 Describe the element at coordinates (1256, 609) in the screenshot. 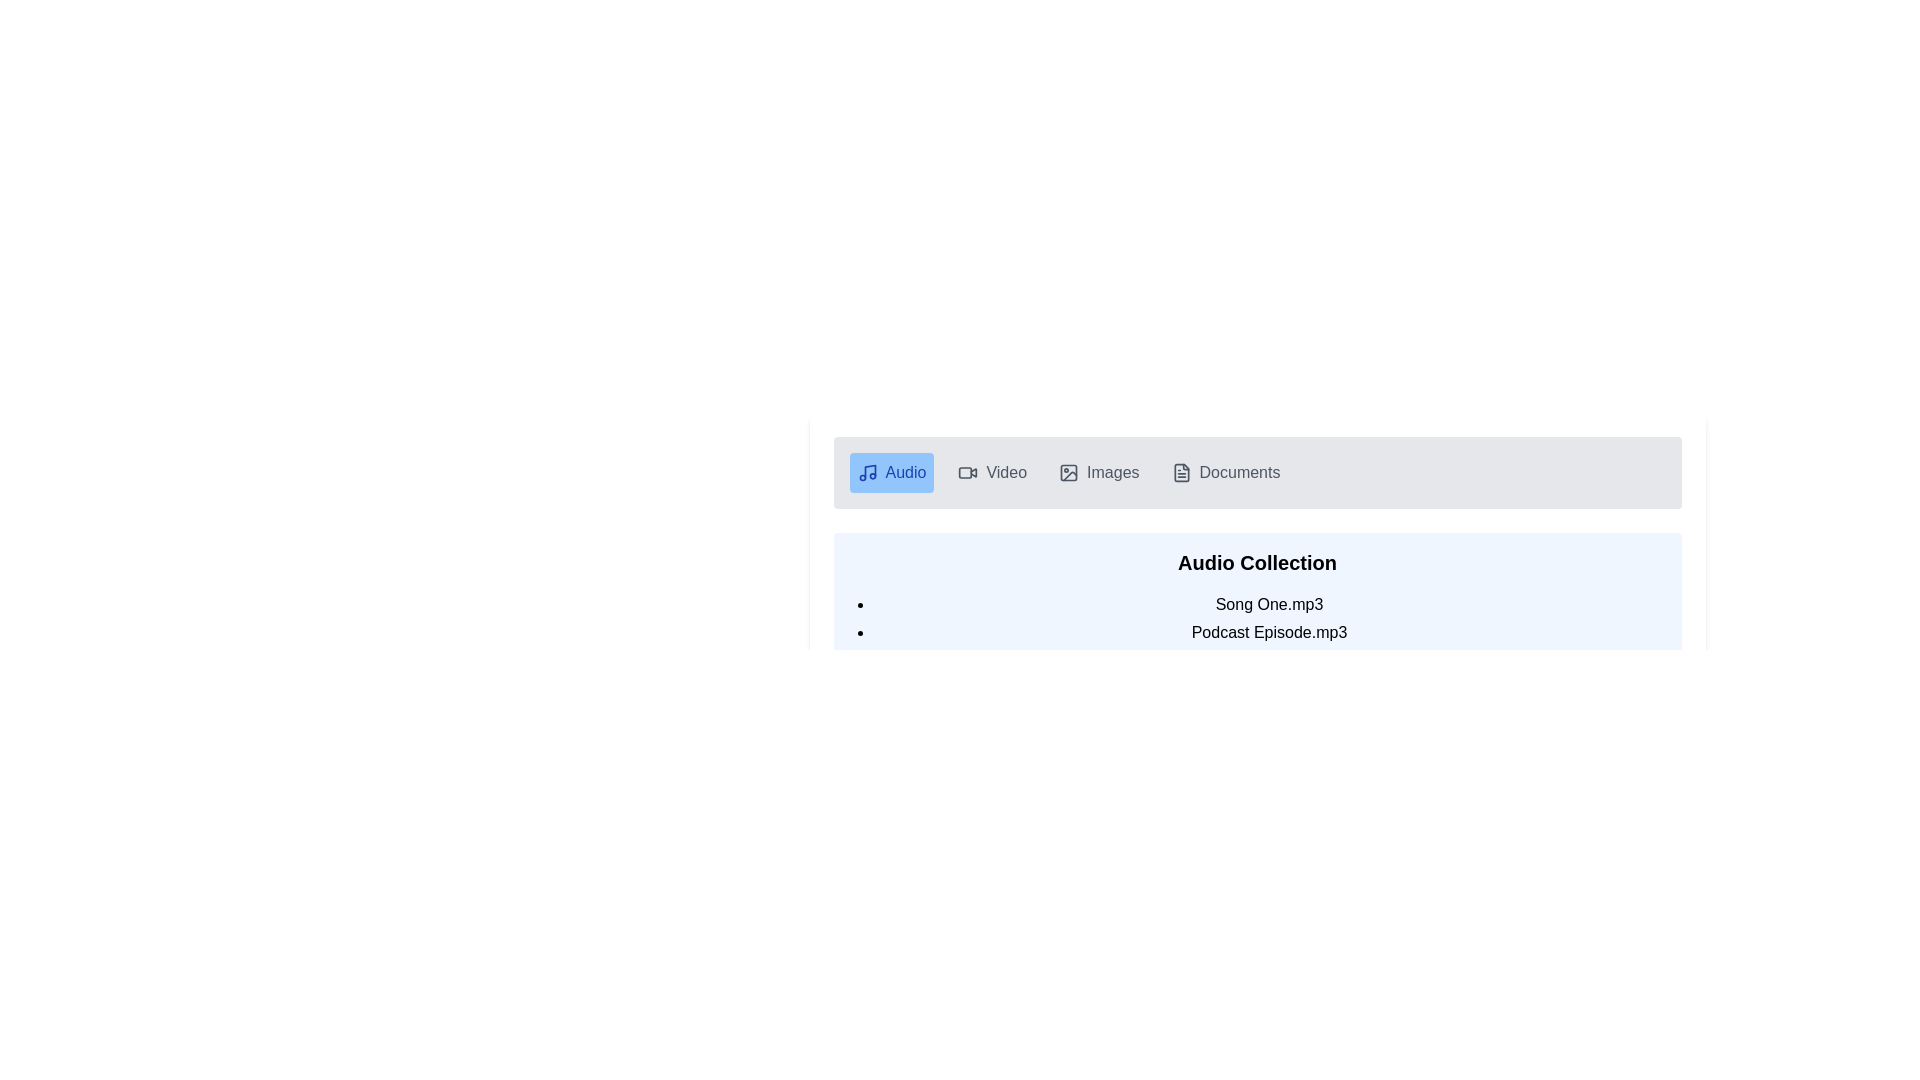

I see `the displayed media file name in the 'Audio Collection' section, which is the first item in the list` at that location.